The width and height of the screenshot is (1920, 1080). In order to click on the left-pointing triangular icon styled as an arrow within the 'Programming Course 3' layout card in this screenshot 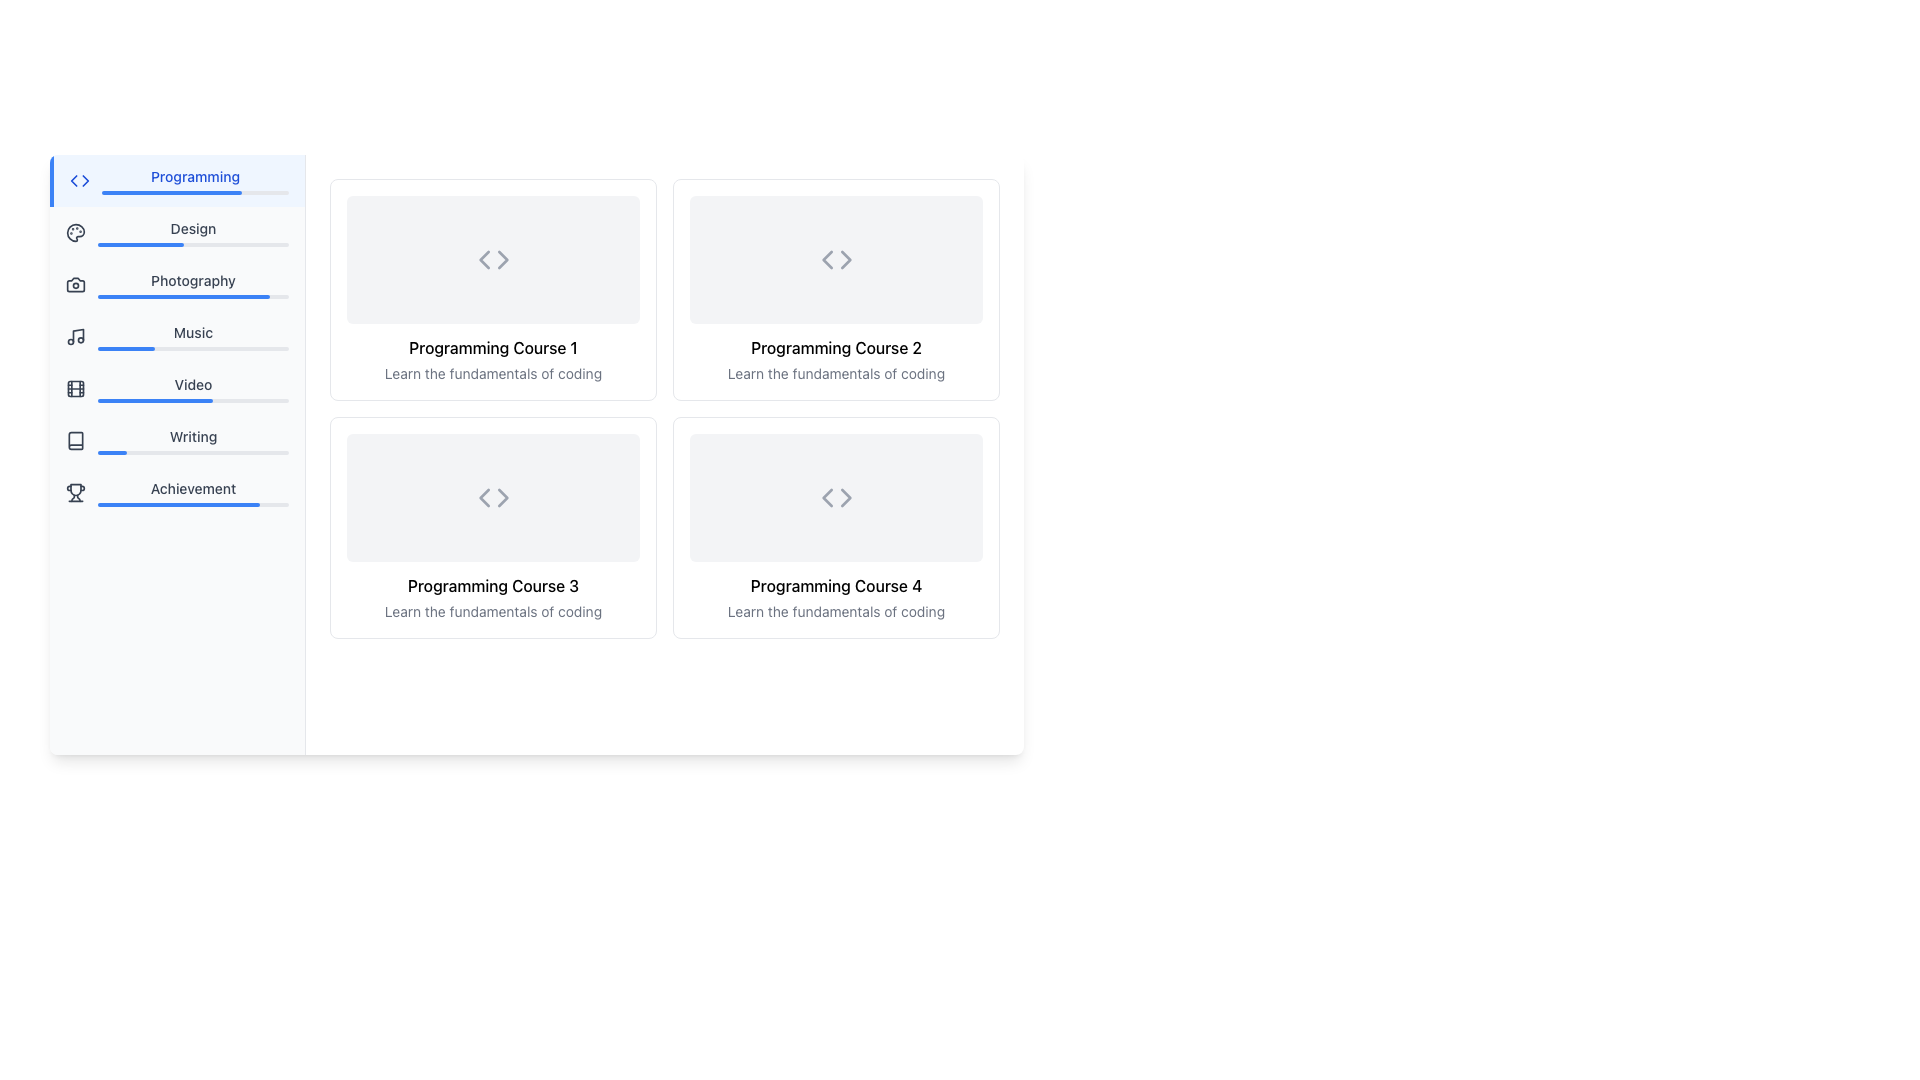, I will do `click(484, 496)`.